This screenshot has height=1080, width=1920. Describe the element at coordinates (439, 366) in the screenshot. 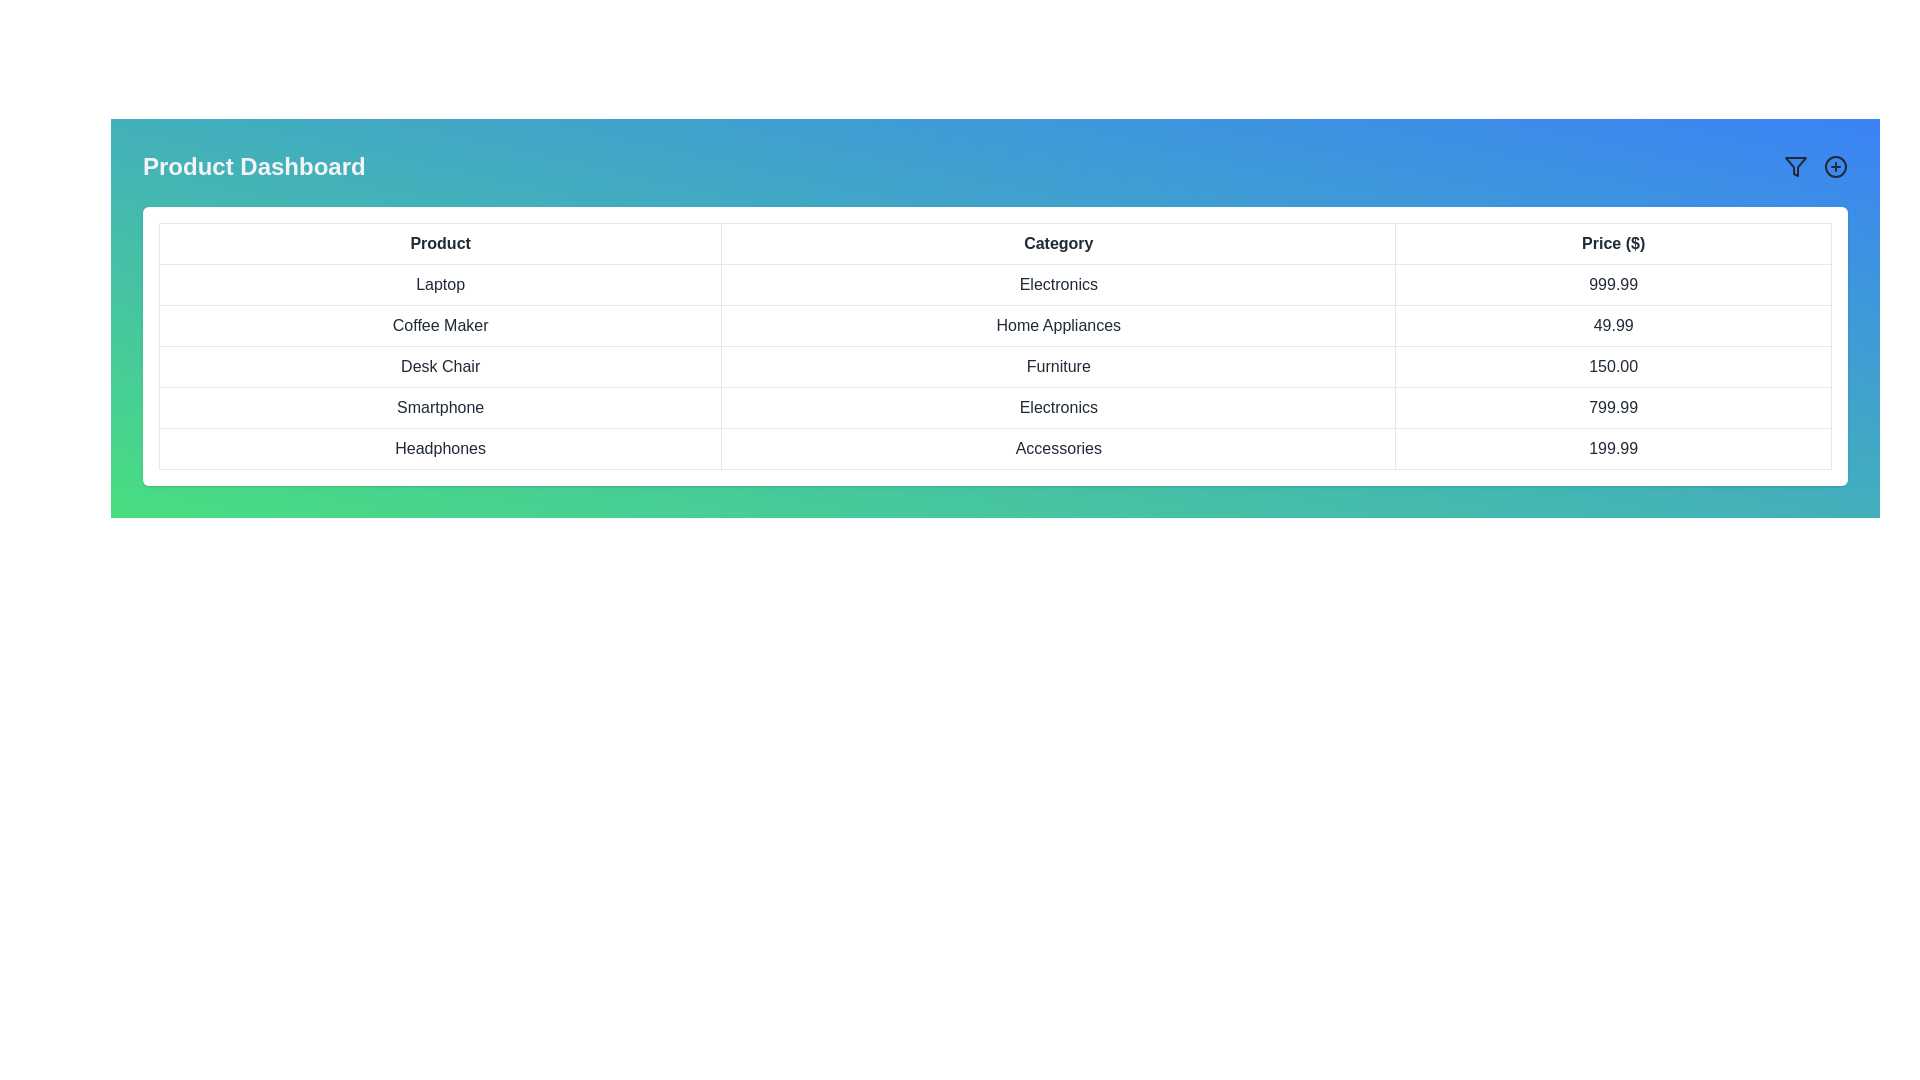

I see `the text content of the table cell displaying 'Desk Chair', which is located in the third row under the 'Product' column of the 'Furniture' category` at that location.